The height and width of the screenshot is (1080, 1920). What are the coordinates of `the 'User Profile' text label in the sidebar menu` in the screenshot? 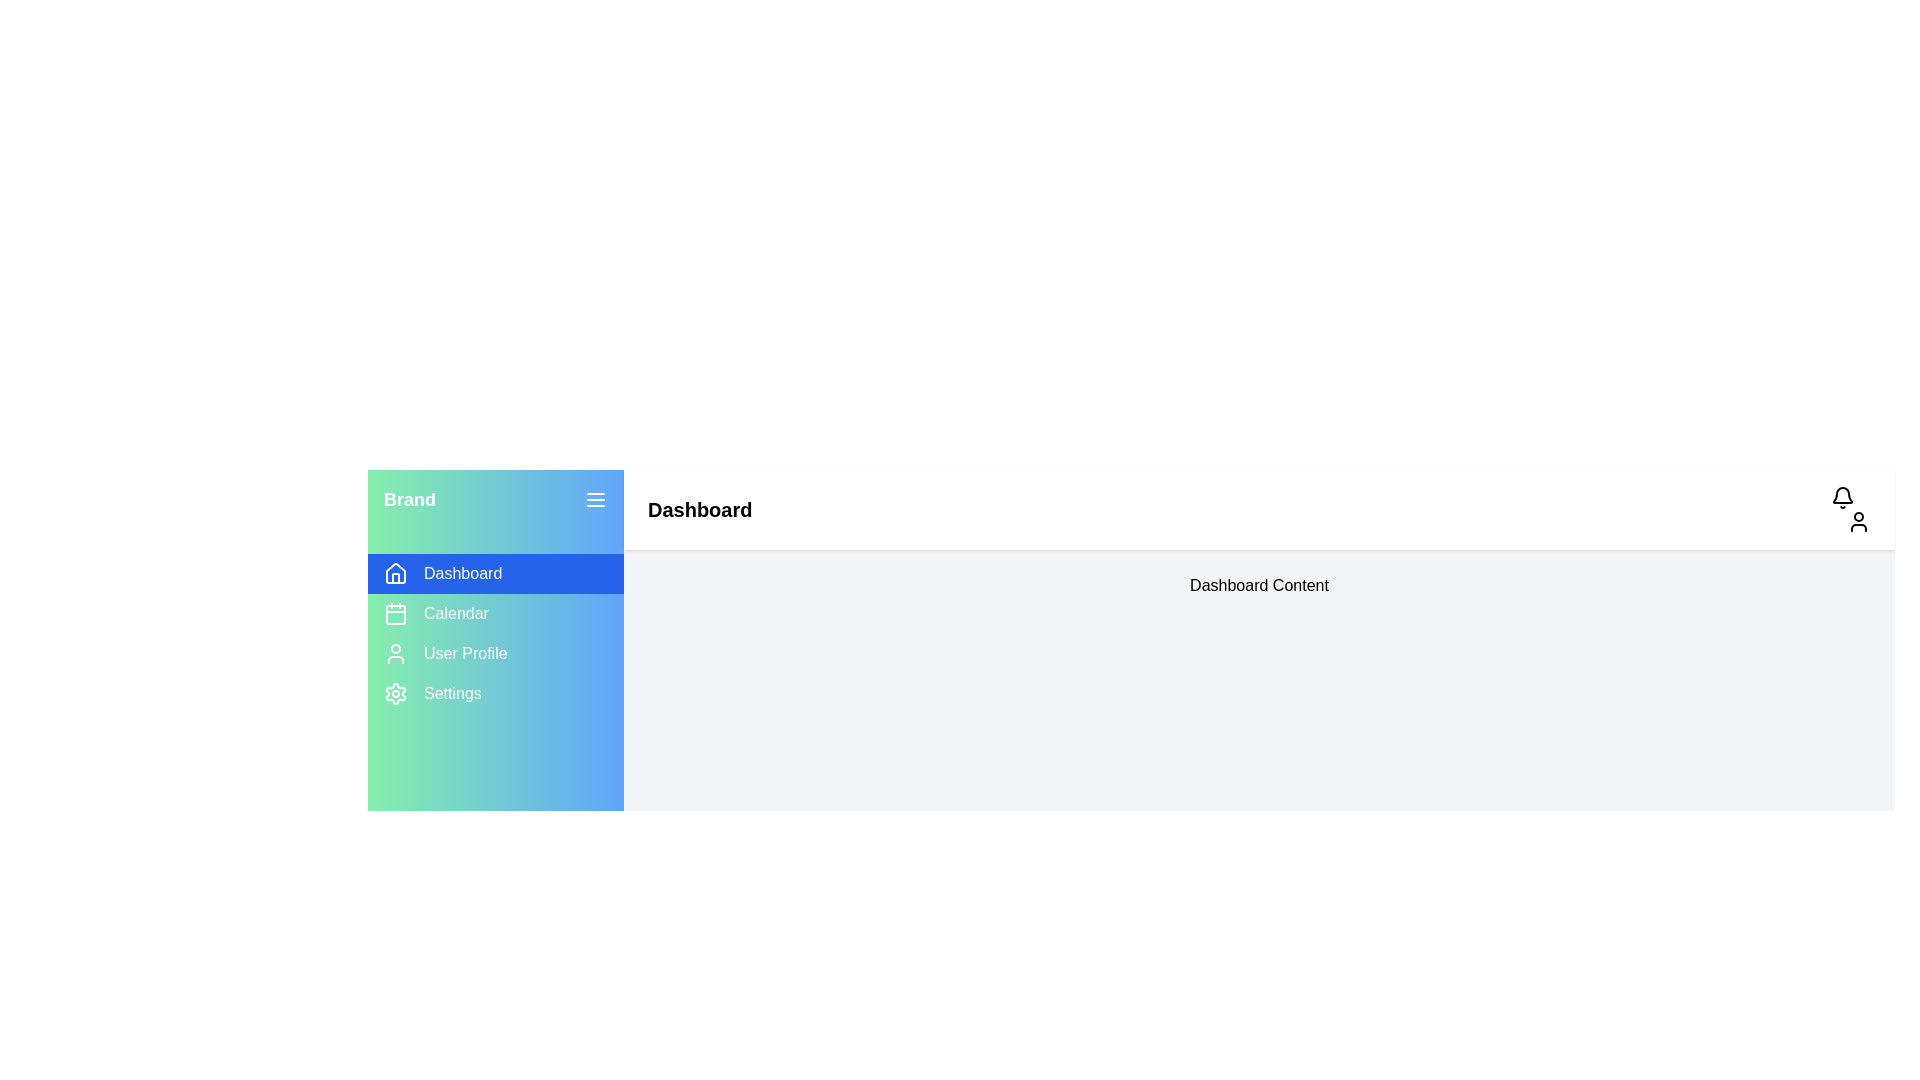 It's located at (464, 654).